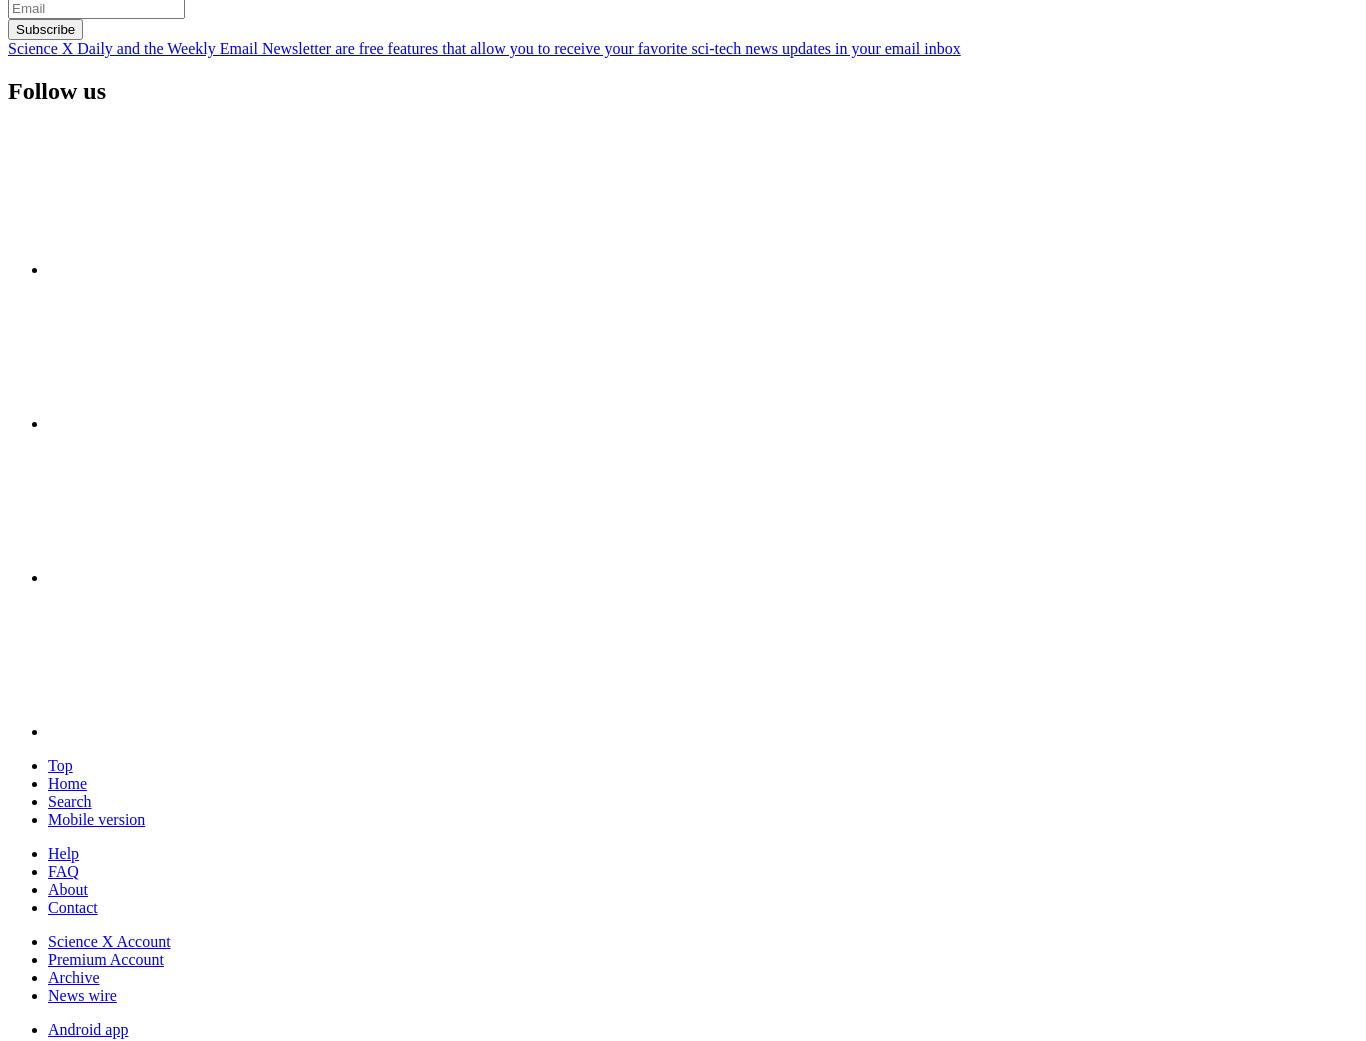 This screenshot has width=1366, height=1041. Describe the element at coordinates (105, 958) in the screenshot. I see `'Premium Account'` at that location.